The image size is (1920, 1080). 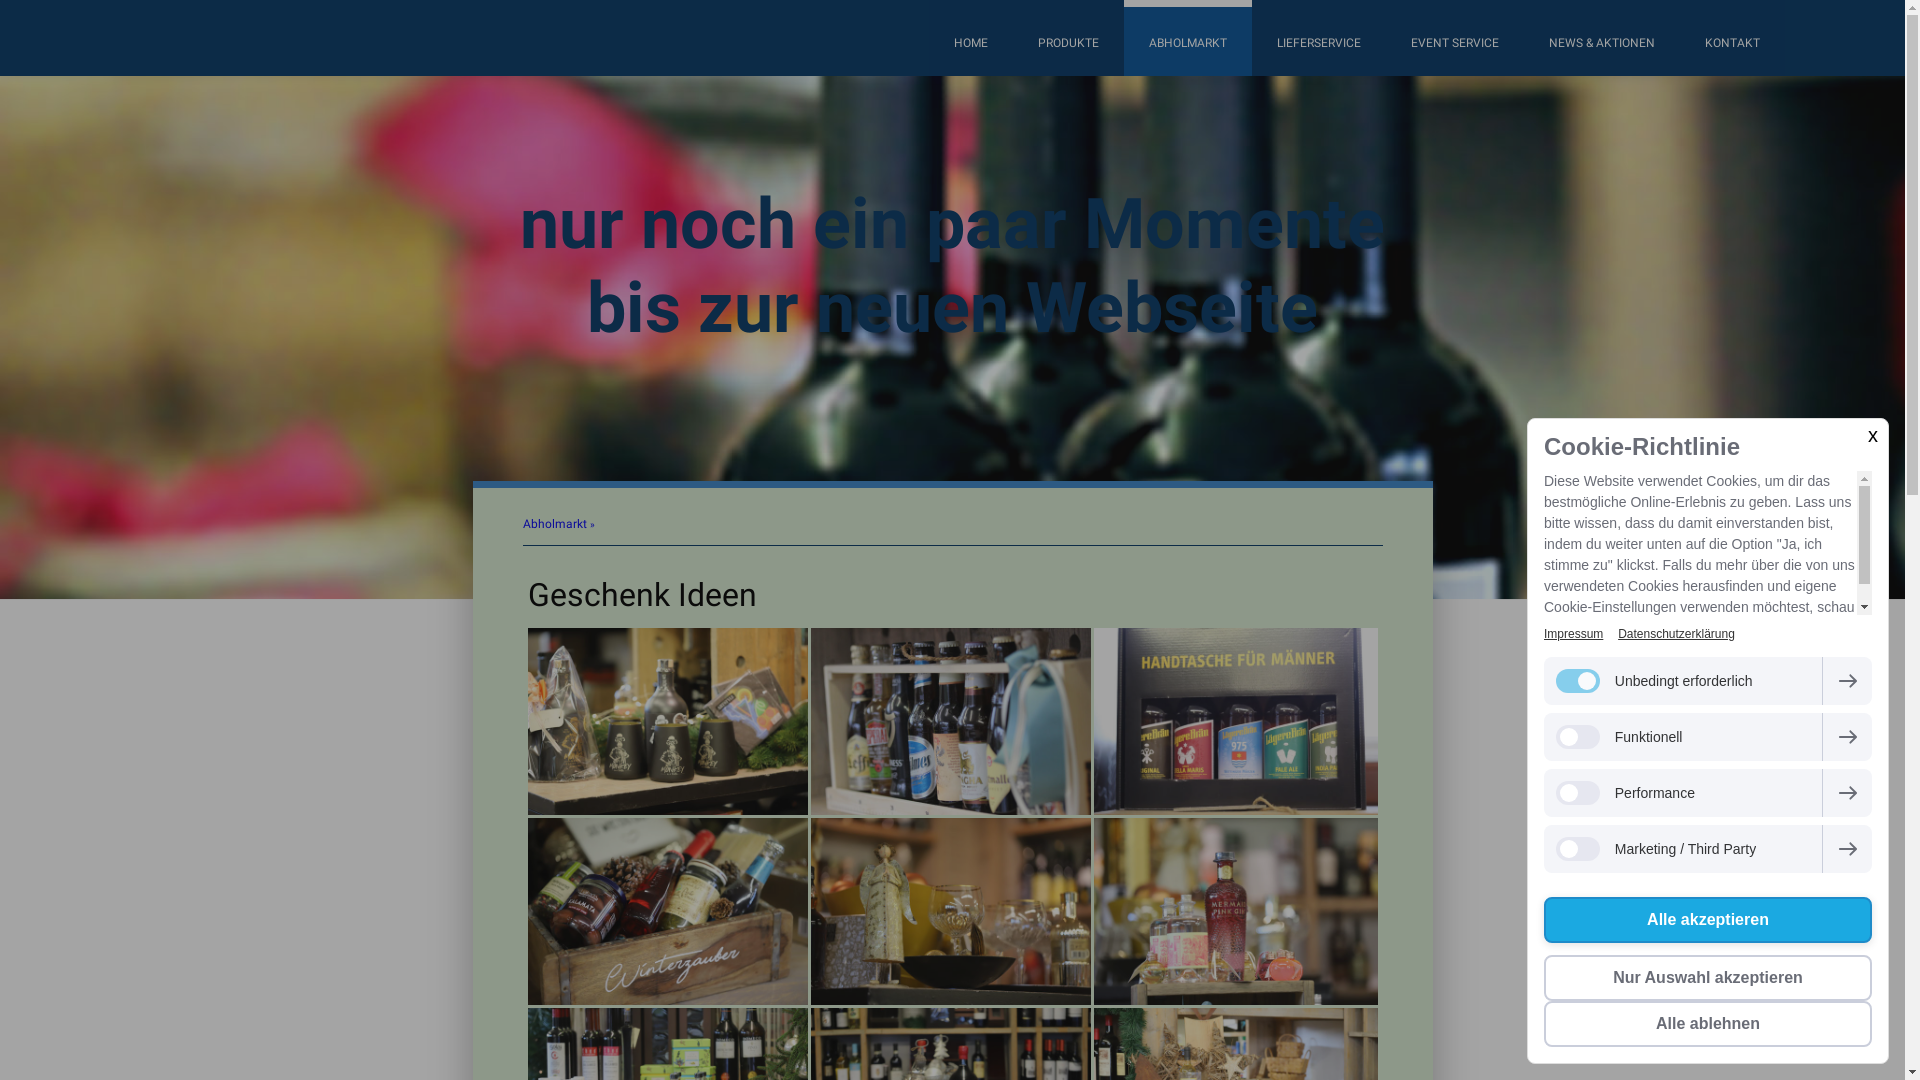 What do you see at coordinates (928, 38) in the screenshot?
I see `'HOME'` at bounding box center [928, 38].